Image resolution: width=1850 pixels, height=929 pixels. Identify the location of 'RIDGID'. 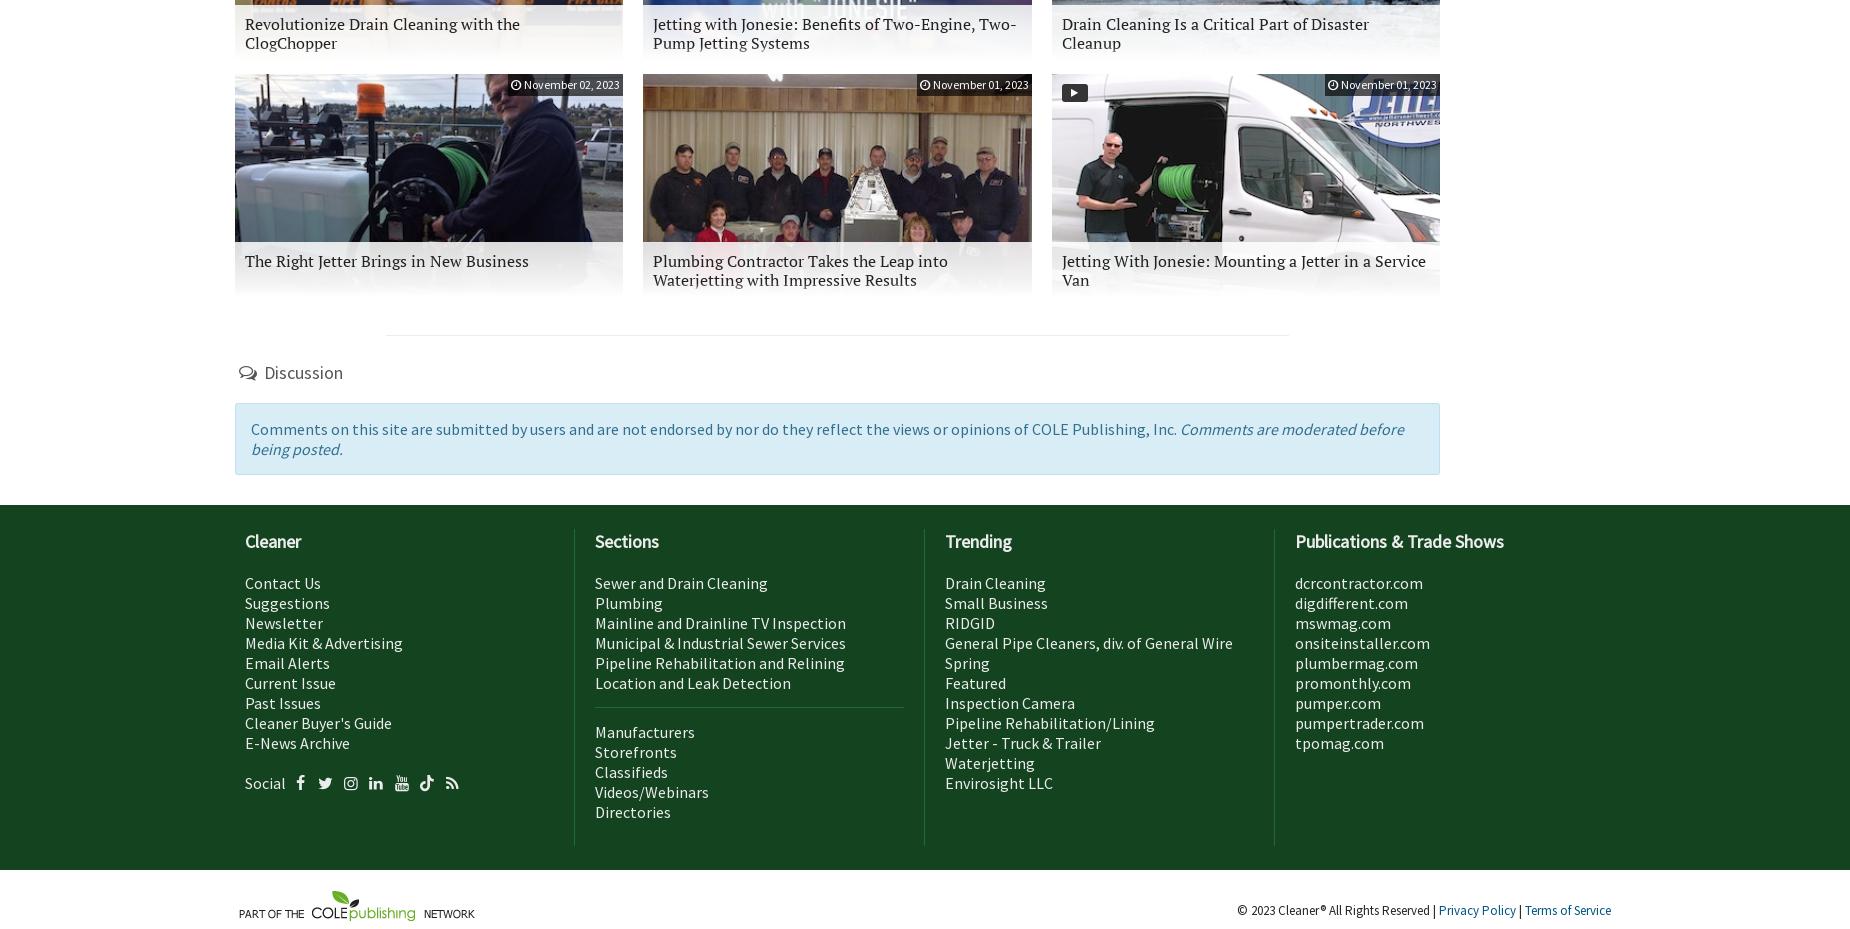
(968, 620).